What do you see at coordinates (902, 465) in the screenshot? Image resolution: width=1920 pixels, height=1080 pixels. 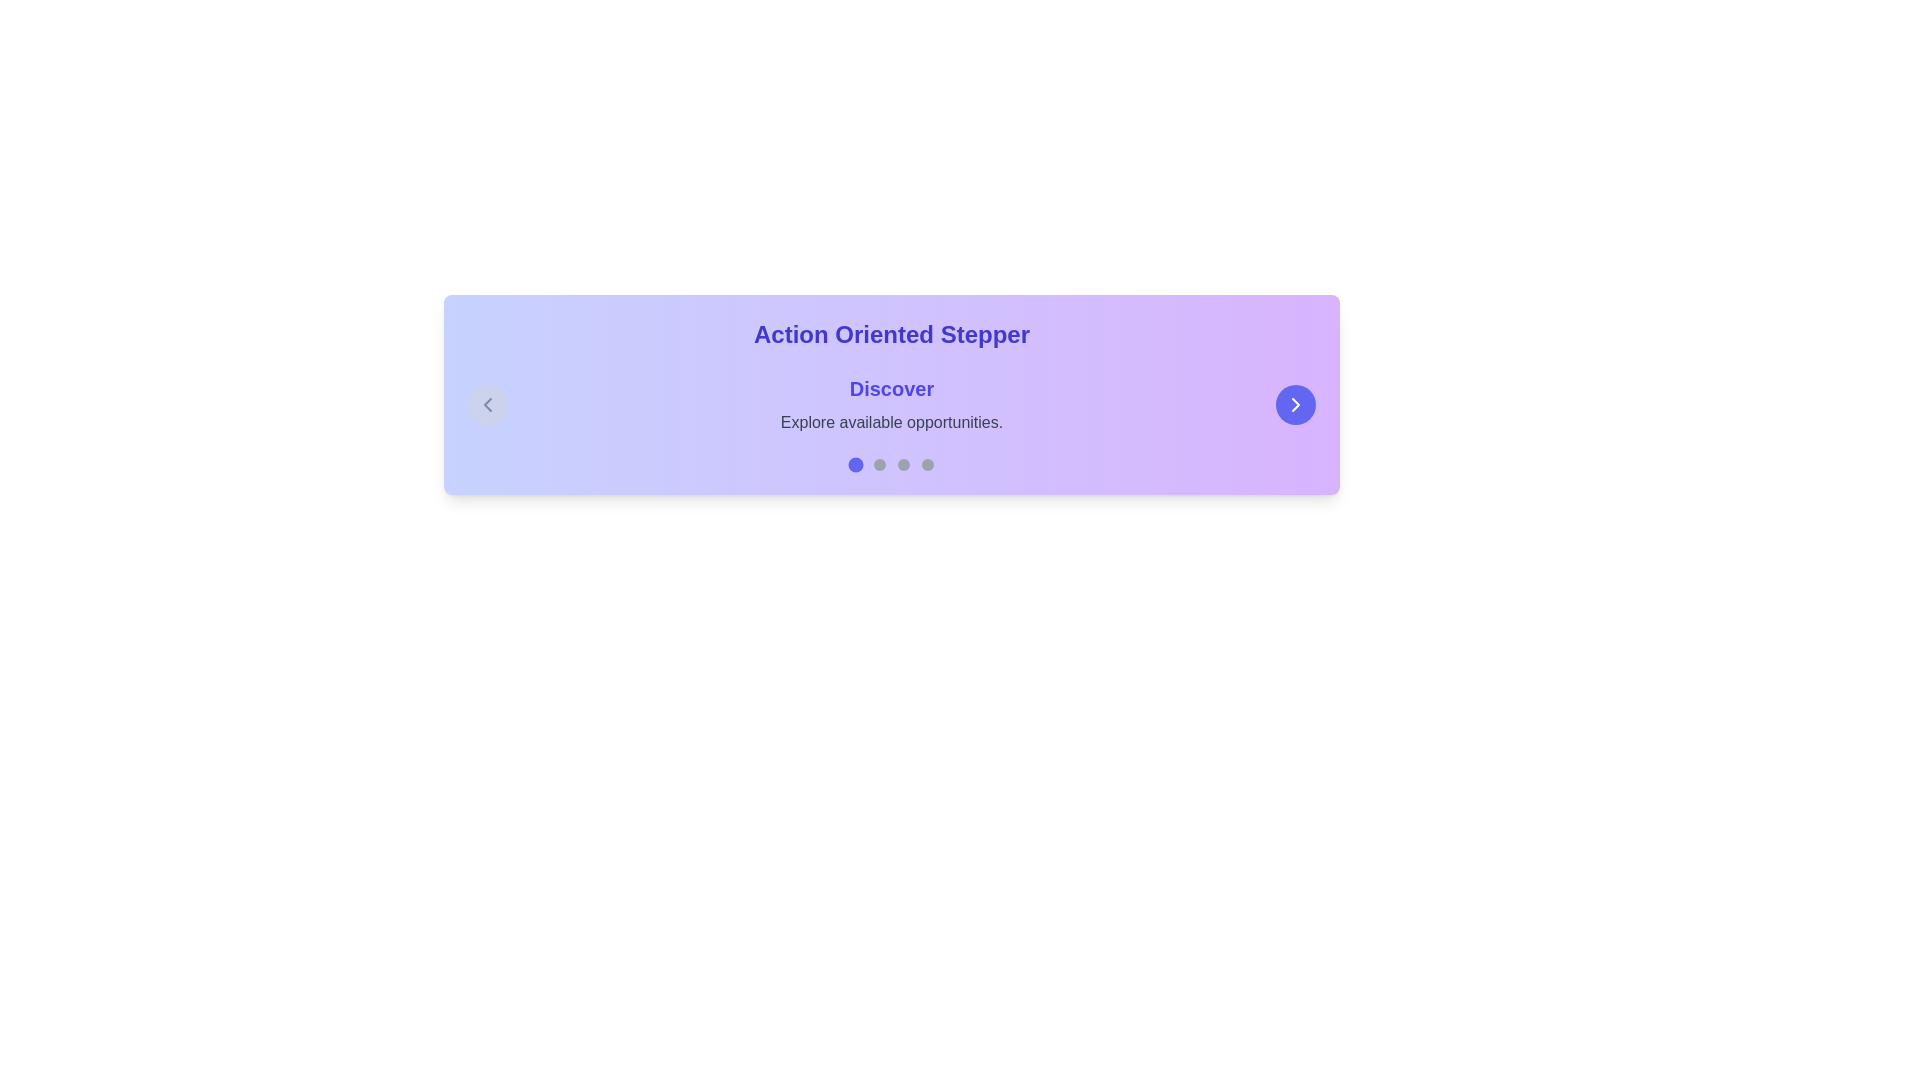 I see `the third gray dot indicator to interact with the stepper or pagination` at bounding box center [902, 465].